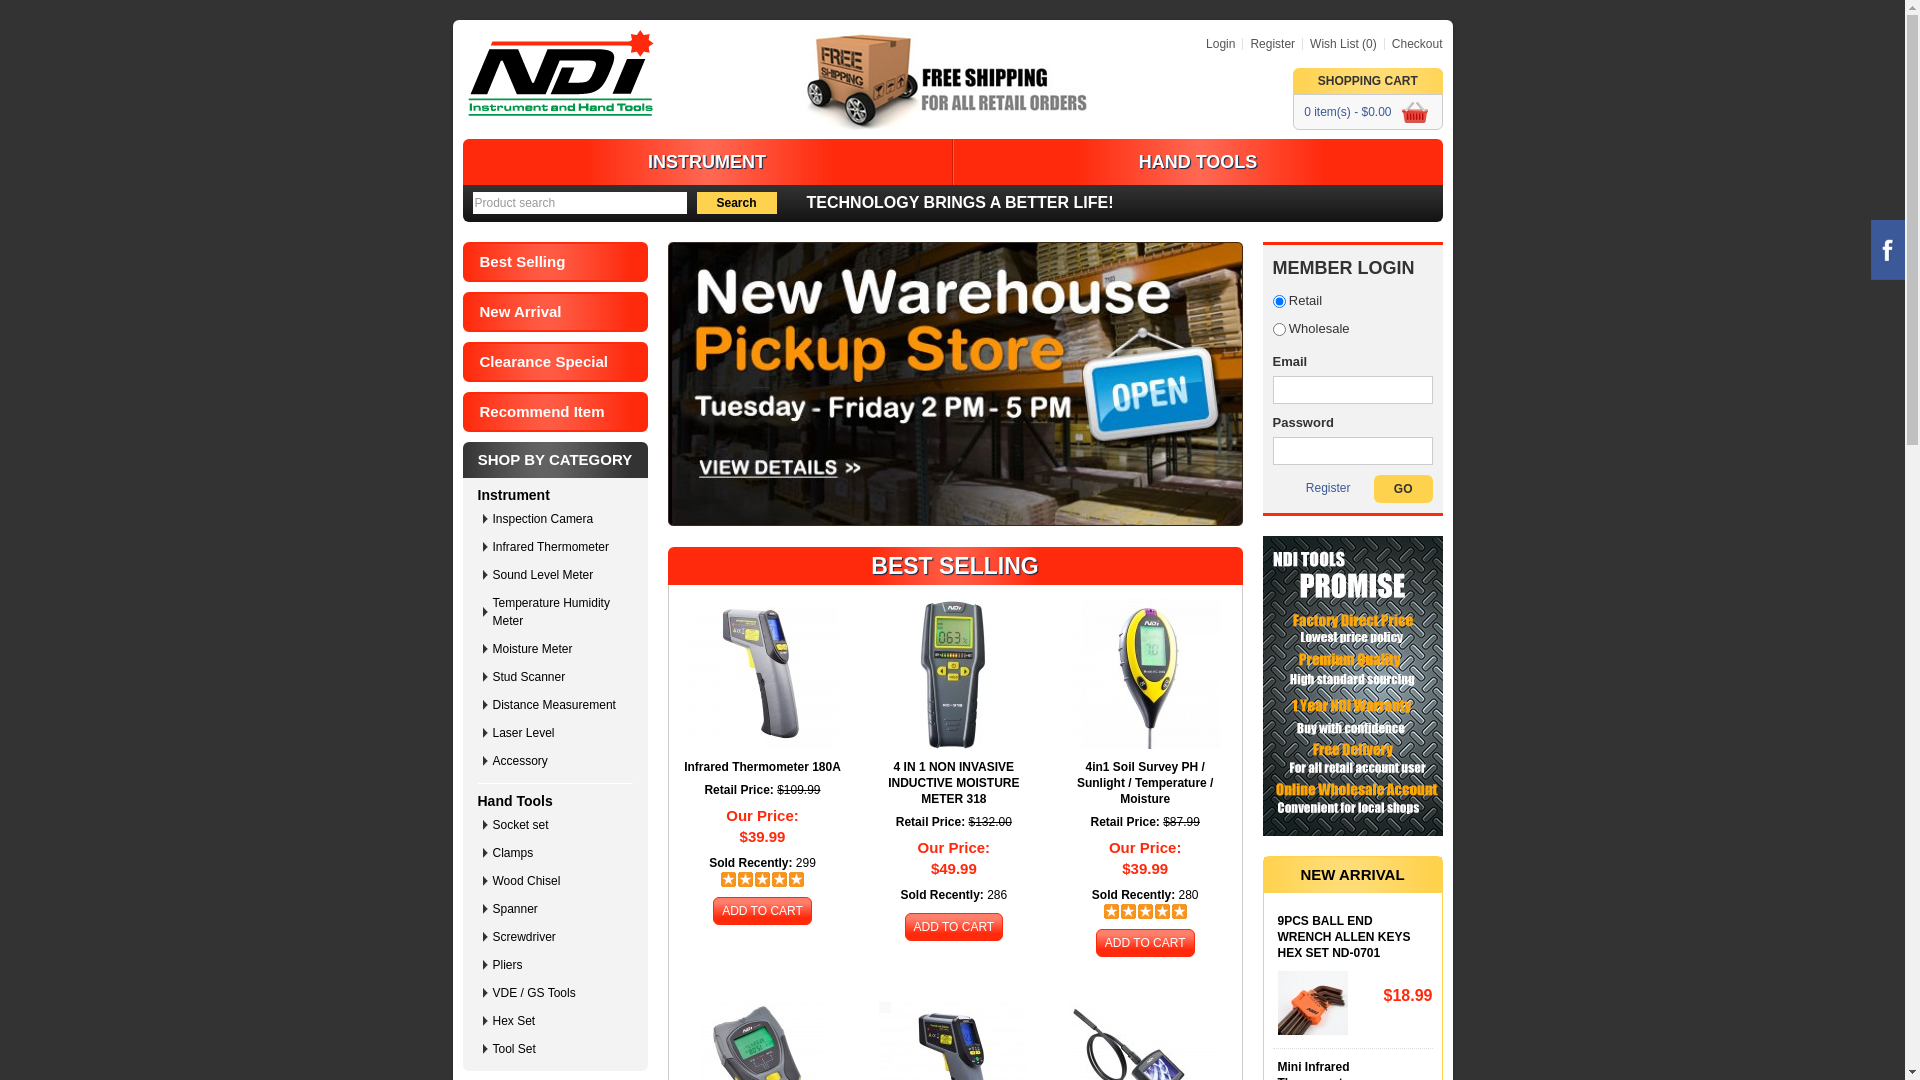 The height and width of the screenshot is (1080, 1920). Describe the element at coordinates (559, 574) in the screenshot. I see `'Sound Level Meter'` at that location.